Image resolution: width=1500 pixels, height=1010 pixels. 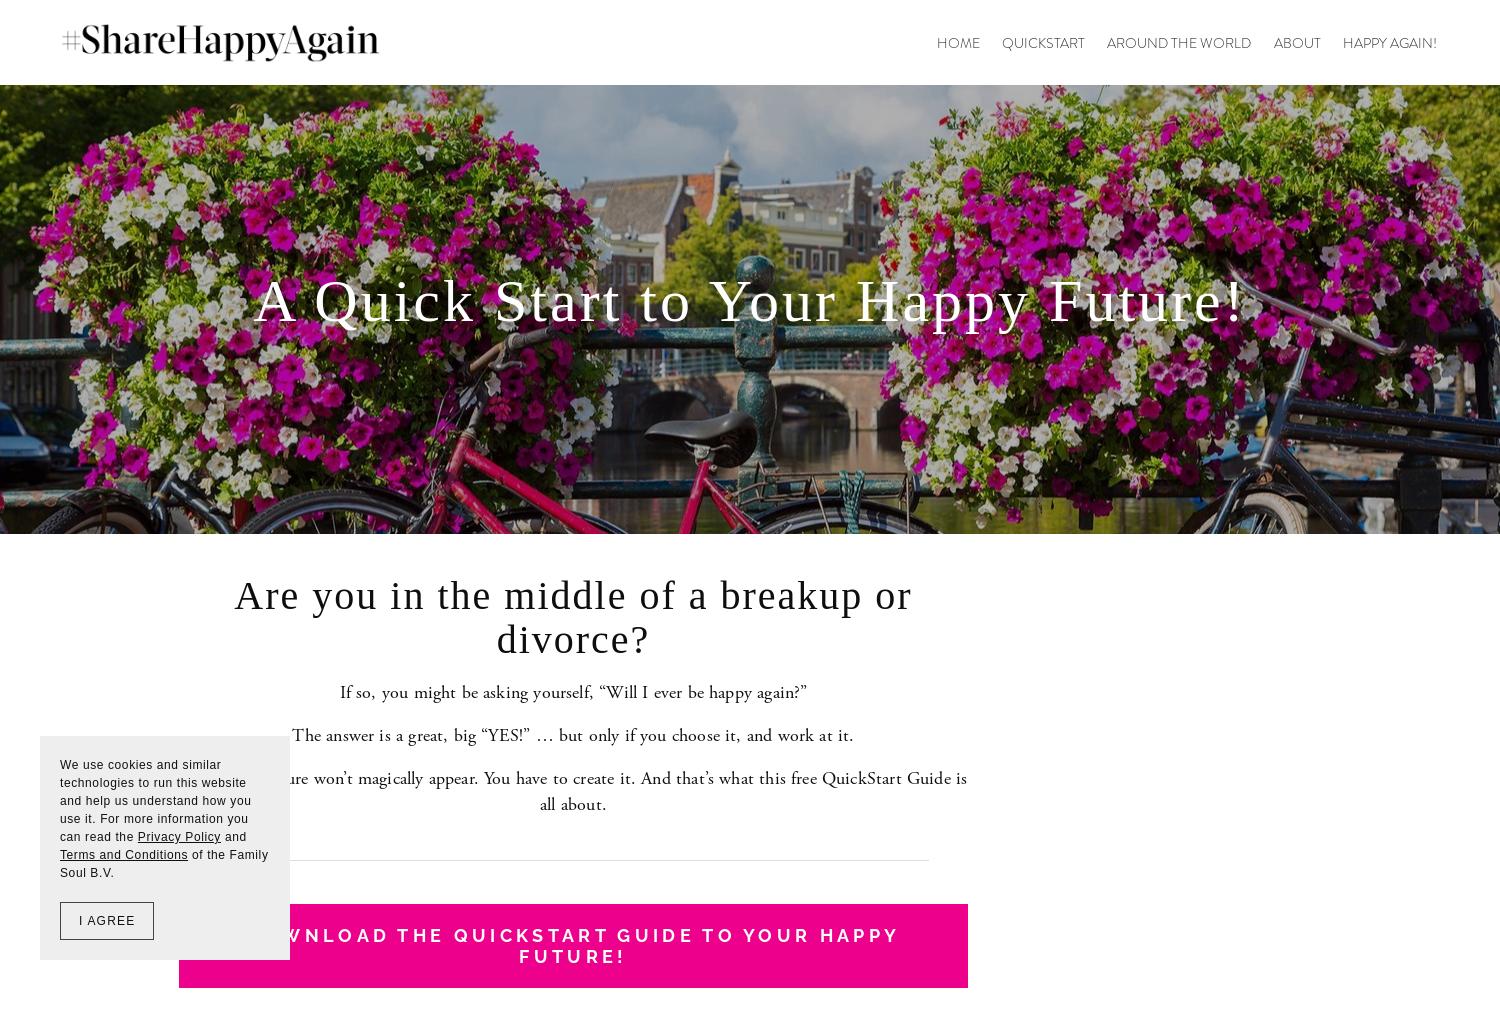 I want to click on 'If so, you might be asking yourself, “Will I ever be happy again?”', so click(x=338, y=691).